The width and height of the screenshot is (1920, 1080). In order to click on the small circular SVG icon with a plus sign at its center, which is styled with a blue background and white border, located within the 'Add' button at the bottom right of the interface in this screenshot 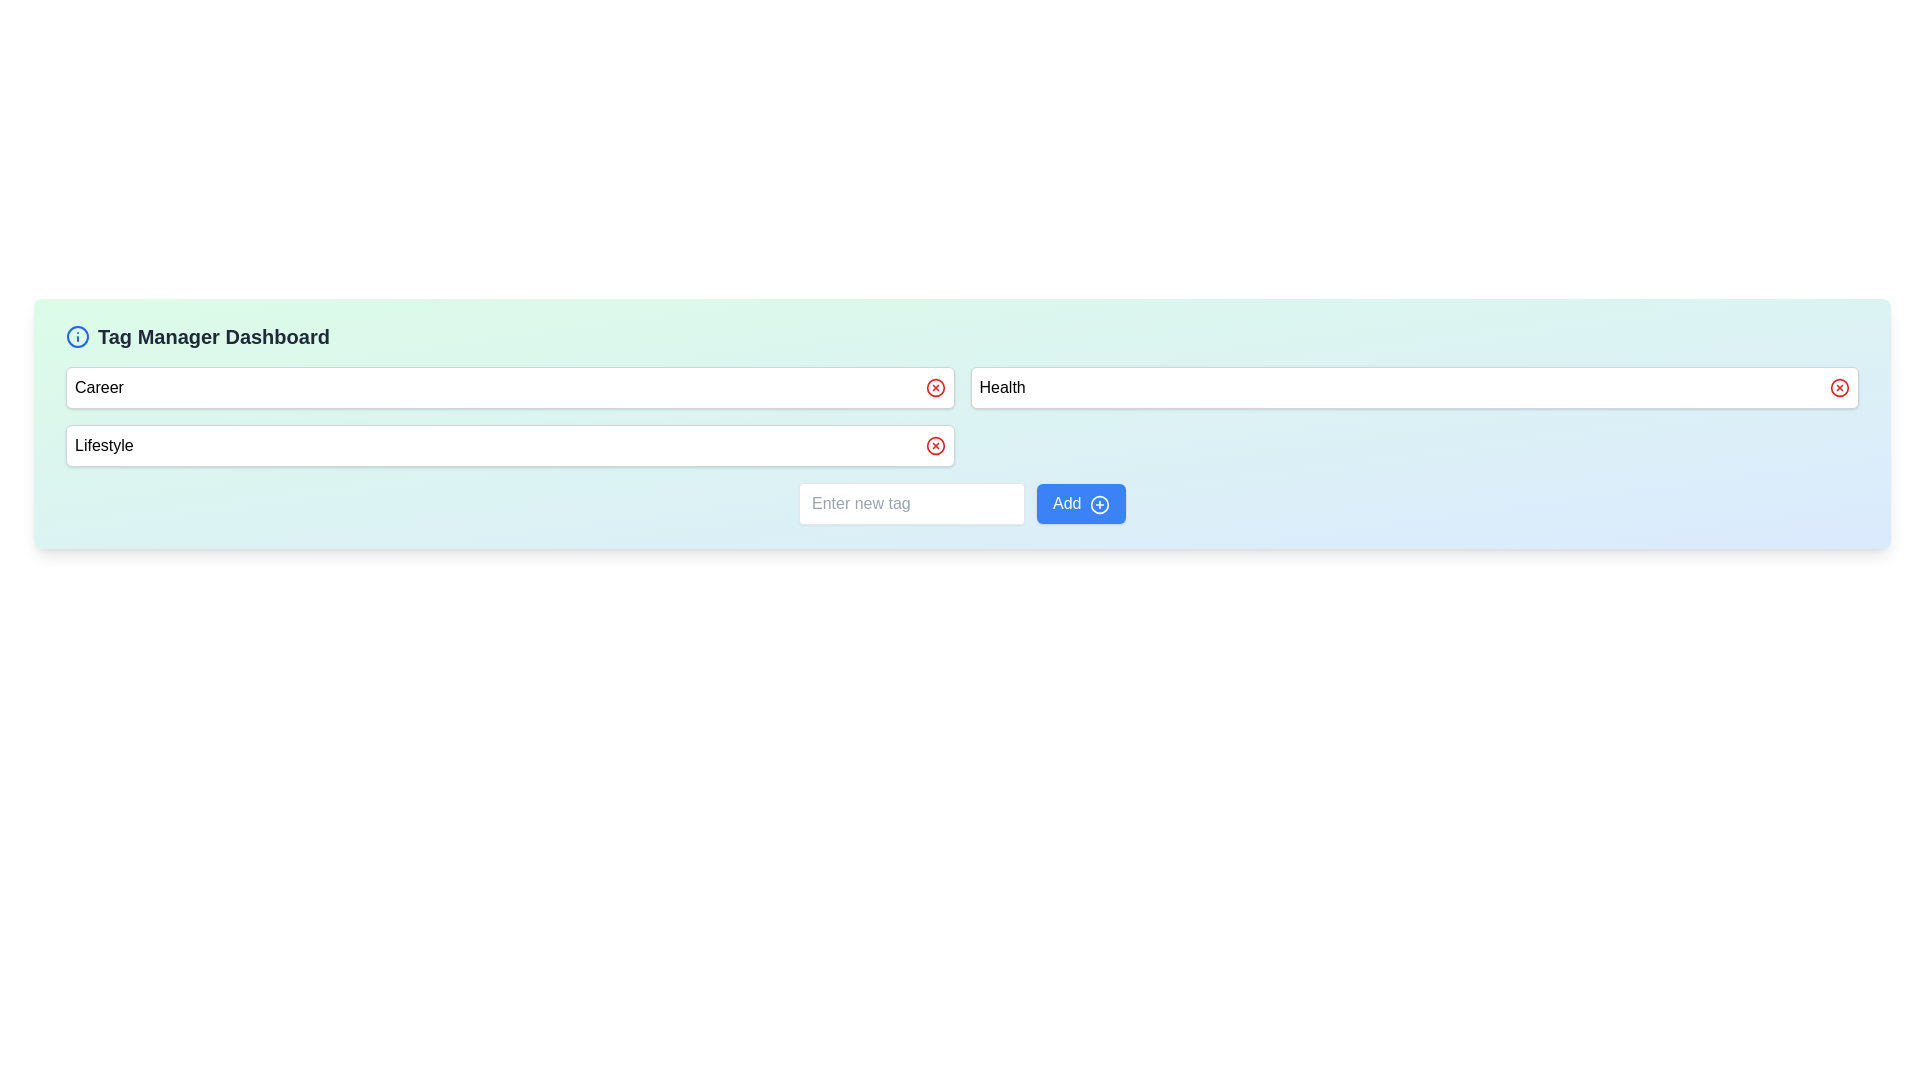, I will do `click(1098, 503)`.